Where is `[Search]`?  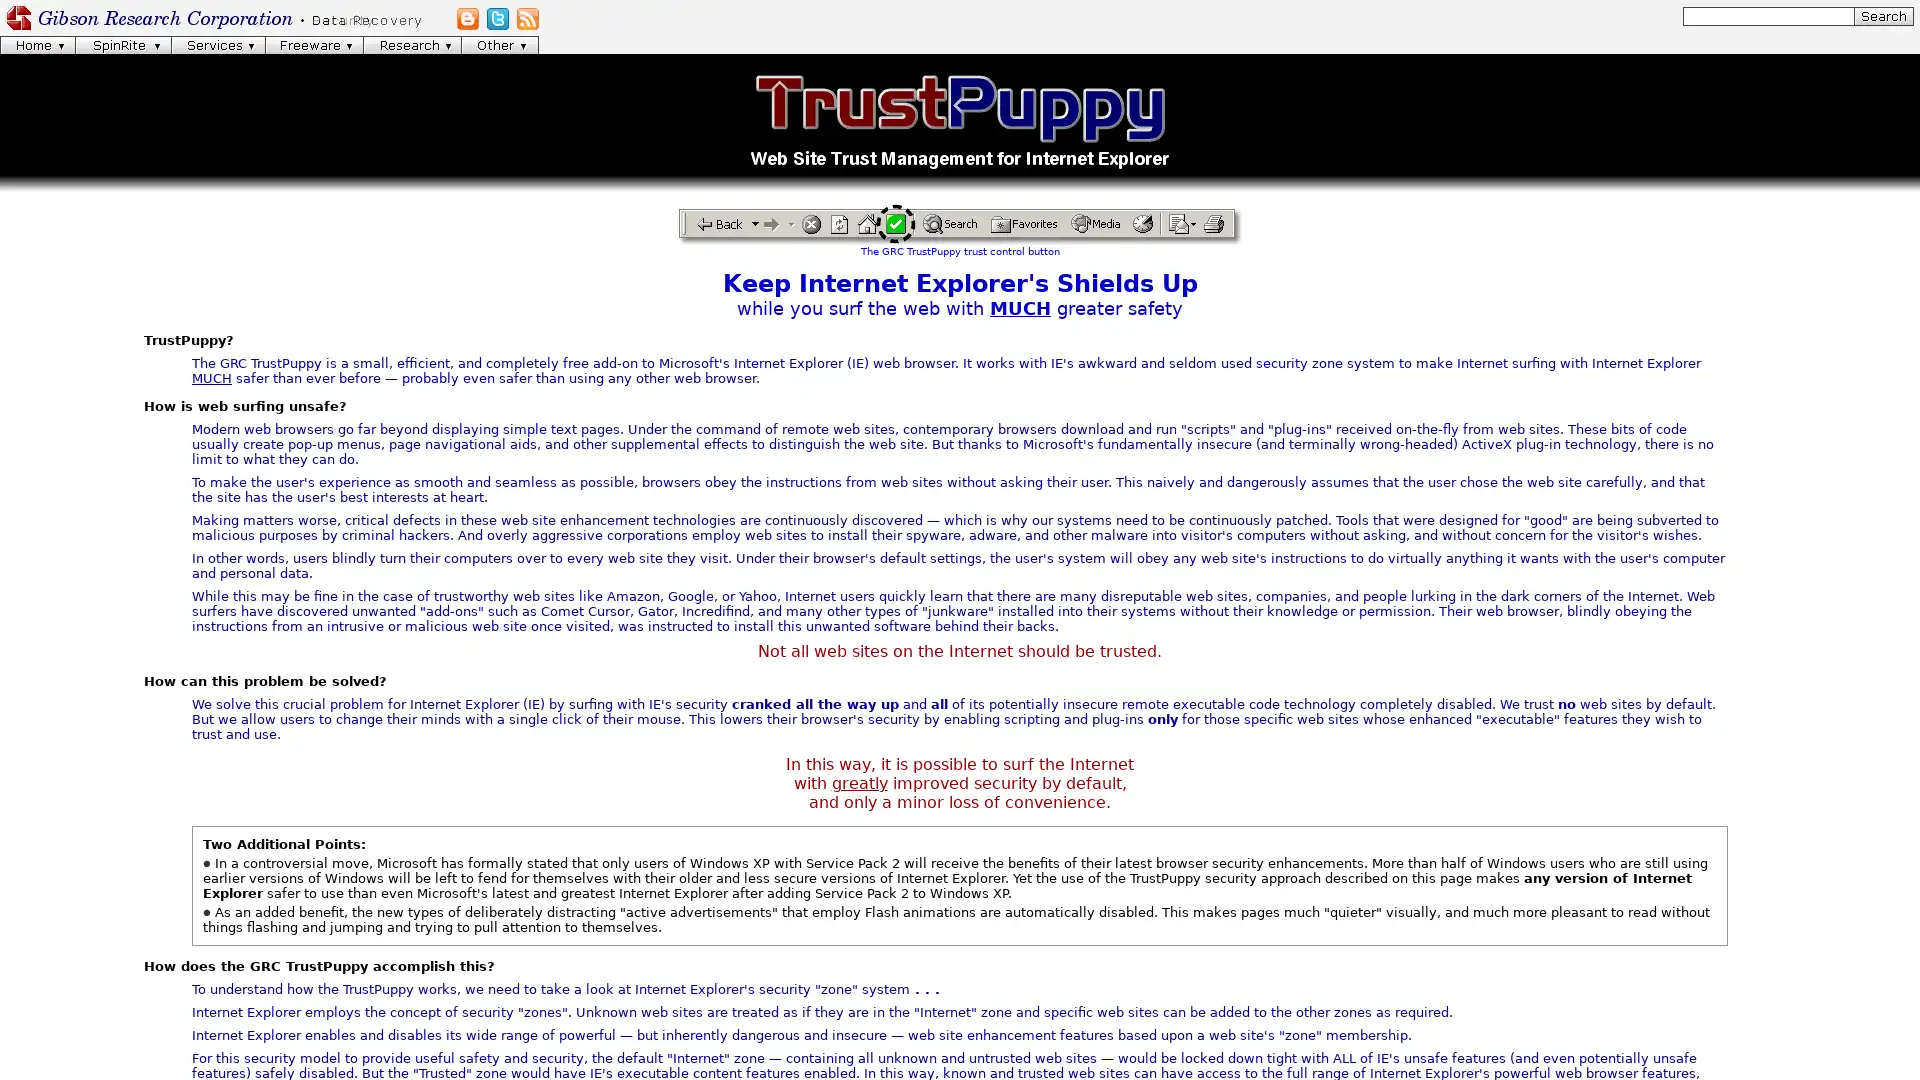 [Search] is located at coordinates (1882, 16).